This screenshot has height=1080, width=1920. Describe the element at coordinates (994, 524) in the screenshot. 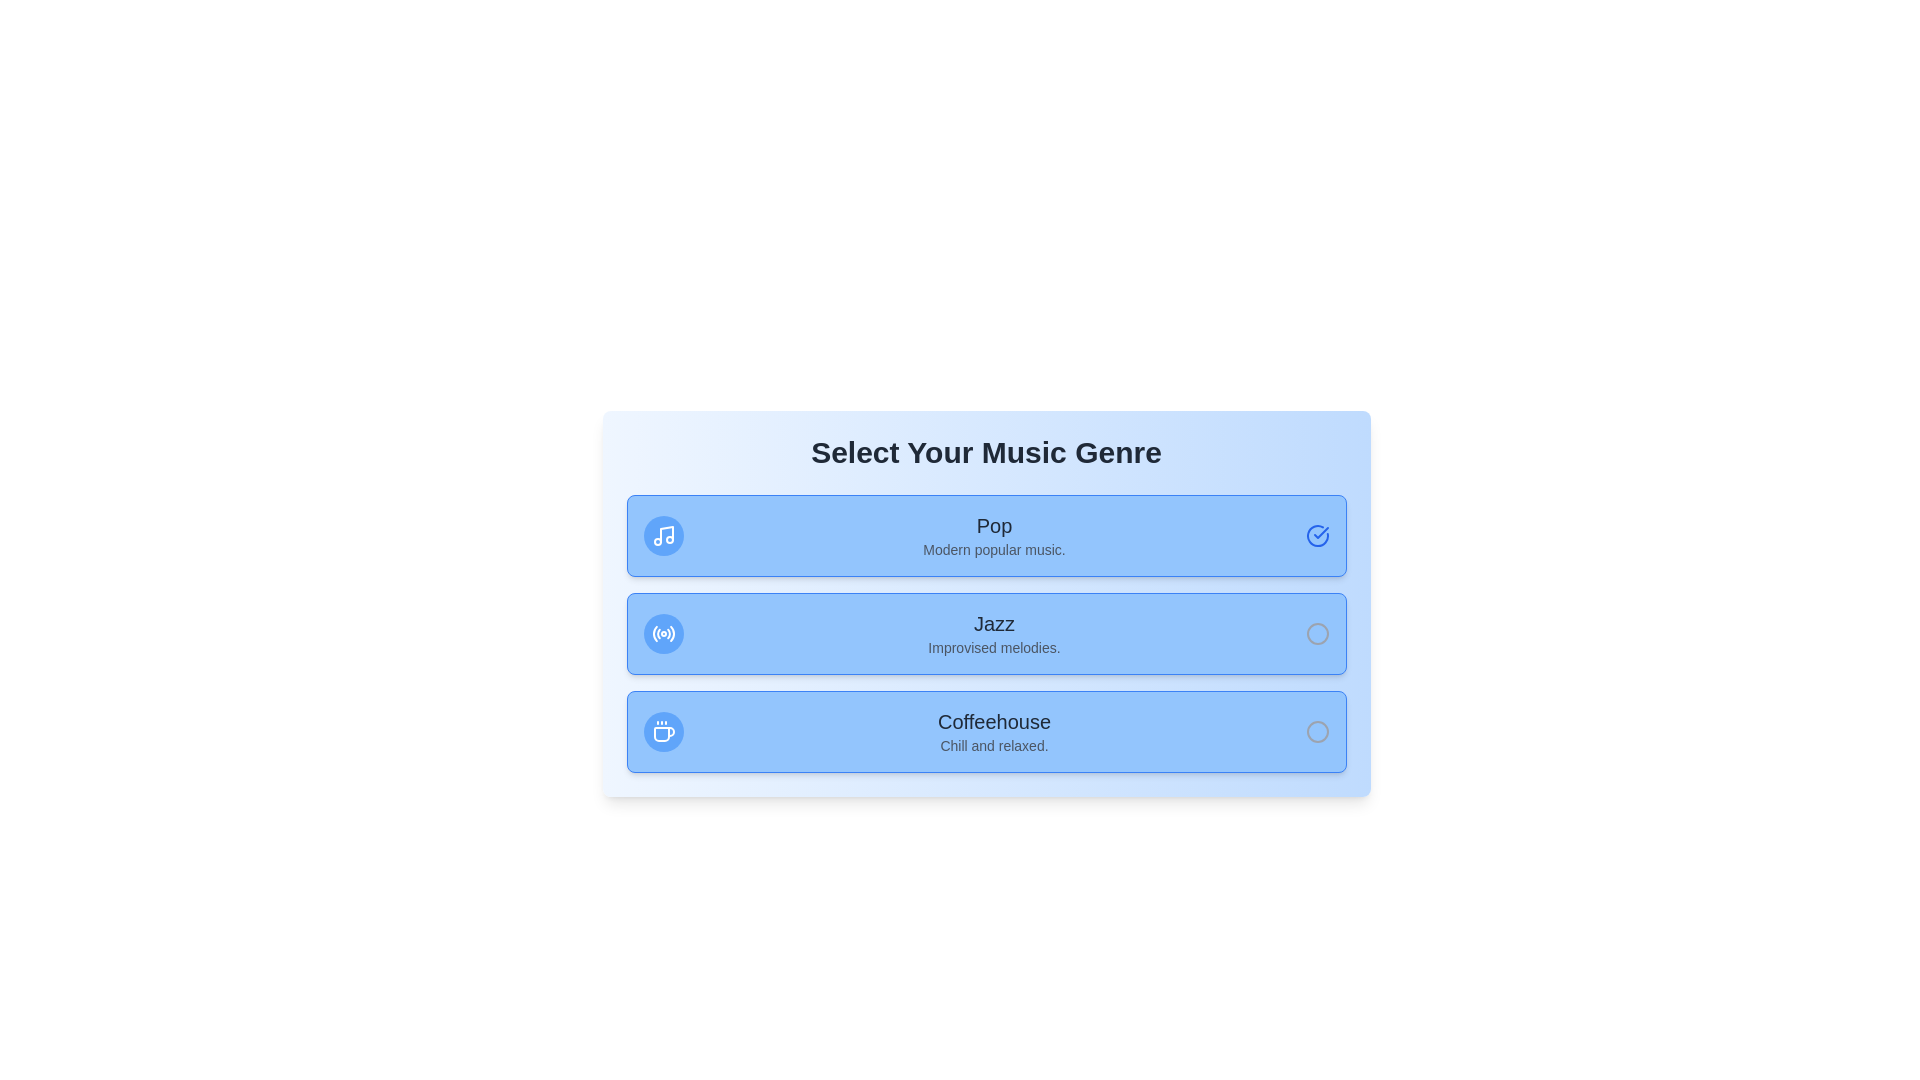

I see `the 'Pop' music genre label, which is the name label positioned above the descriptive text 'Modern popular music.' in the music genre selection list` at that location.